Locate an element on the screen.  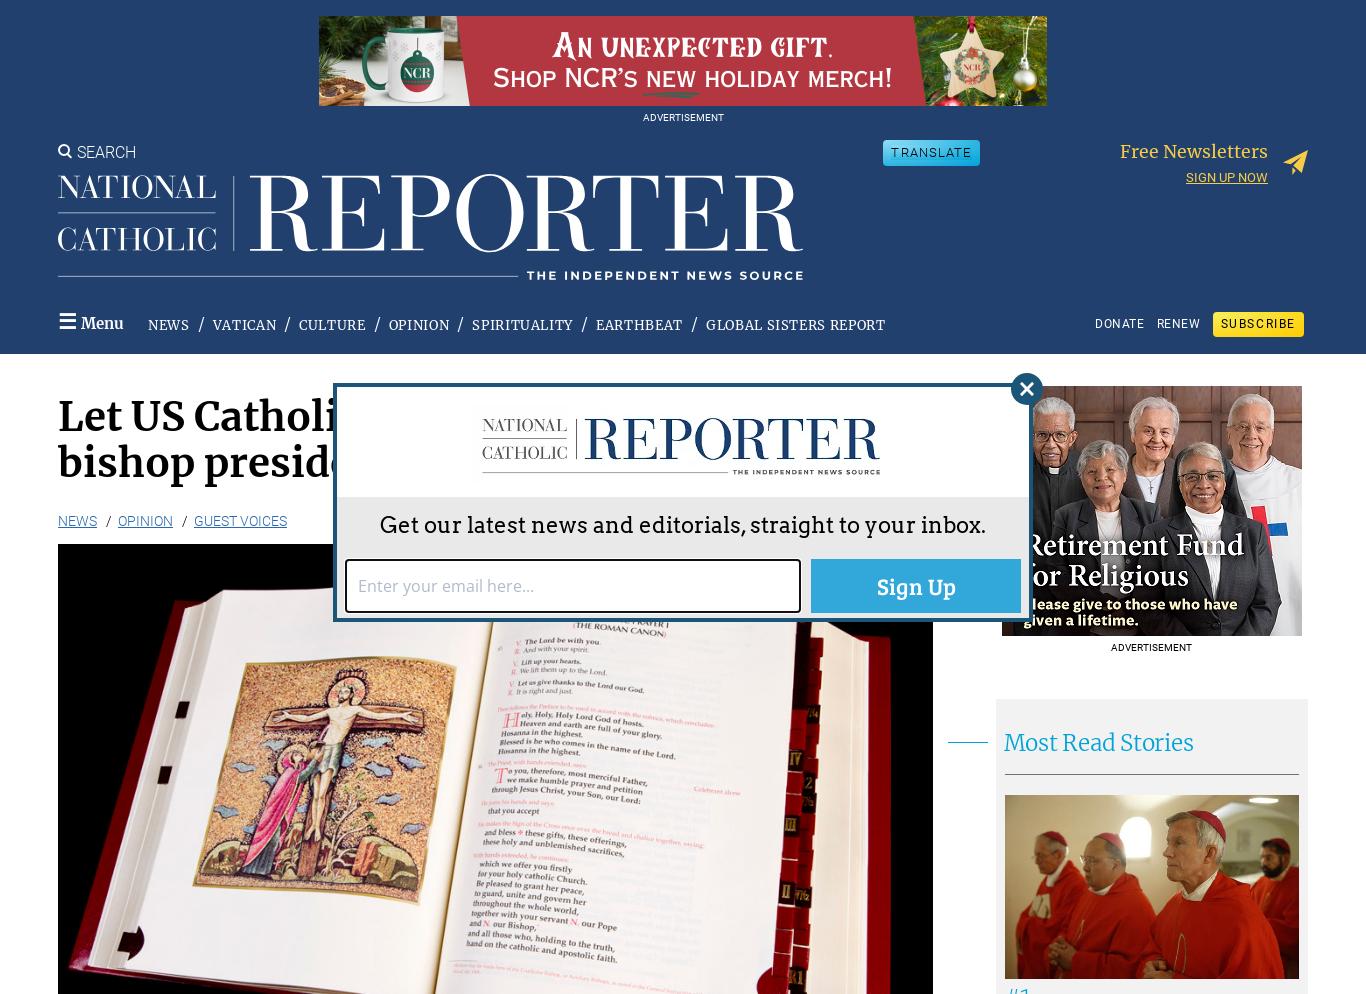
'Sign up now' is located at coordinates (1226, 176).